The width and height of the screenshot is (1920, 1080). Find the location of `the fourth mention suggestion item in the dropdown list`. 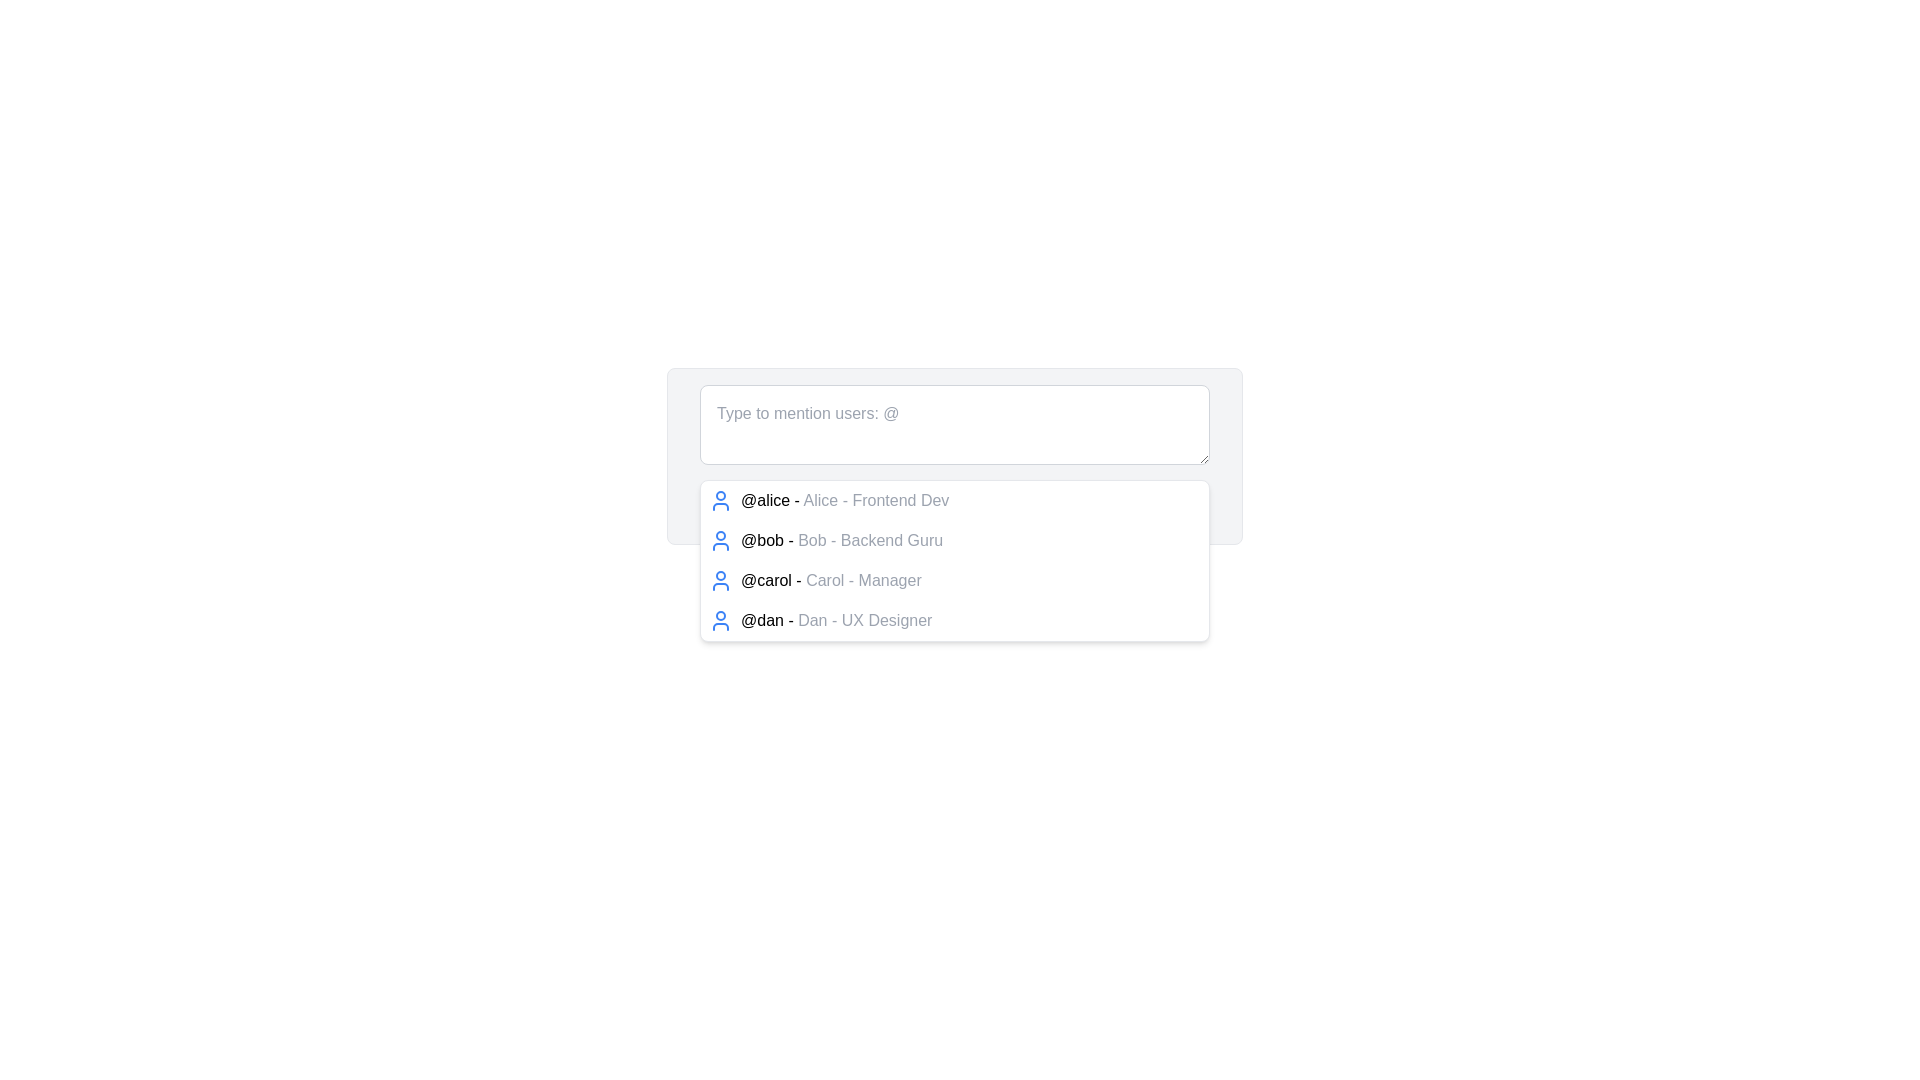

the fourth mention suggestion item in the dropdown list is located at coordinates (836, 620).